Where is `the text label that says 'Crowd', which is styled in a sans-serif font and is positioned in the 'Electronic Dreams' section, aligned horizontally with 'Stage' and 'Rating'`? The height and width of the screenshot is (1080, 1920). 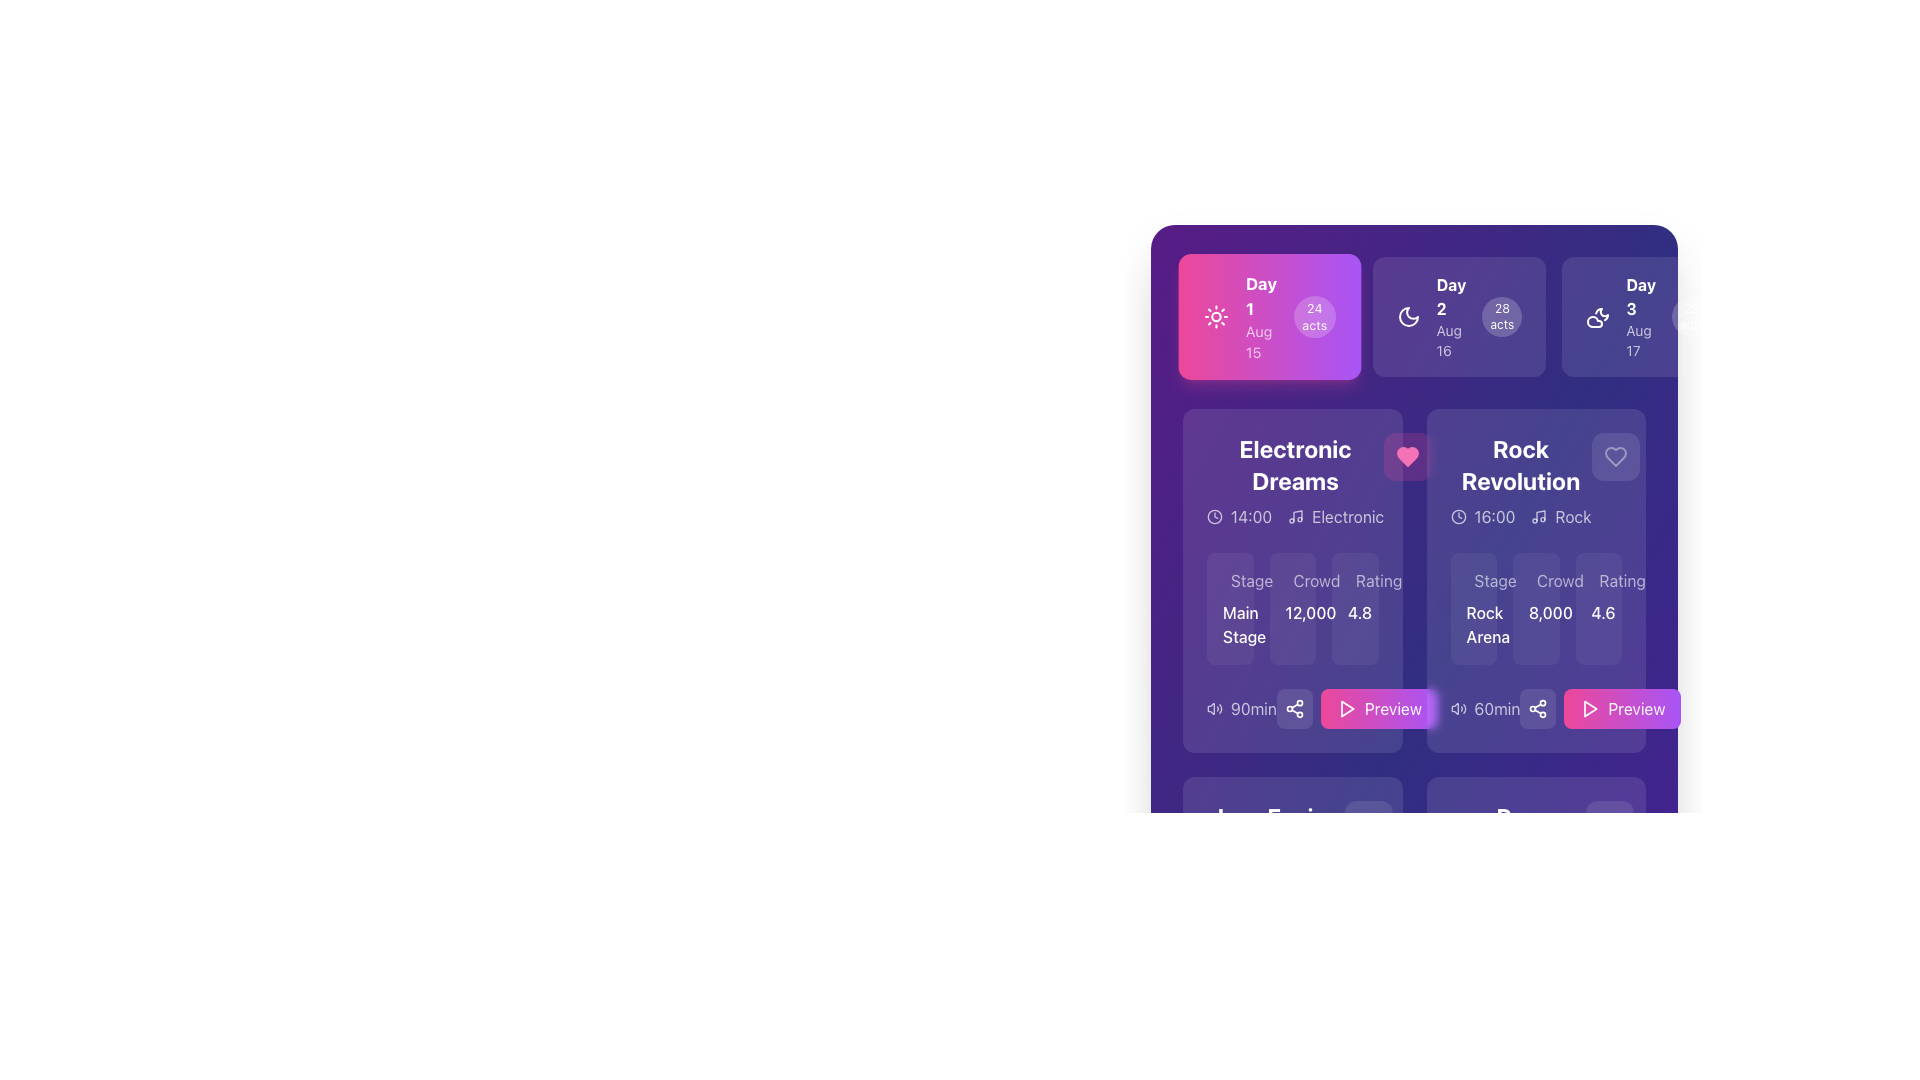
the text label that says 'Crowd', which is styled in a sans-serif font and is positioned in the 'Electronic Dreams' section, aligned horizontally with 'Stage' and 'Rating' is located at coordinates (1316, 581).